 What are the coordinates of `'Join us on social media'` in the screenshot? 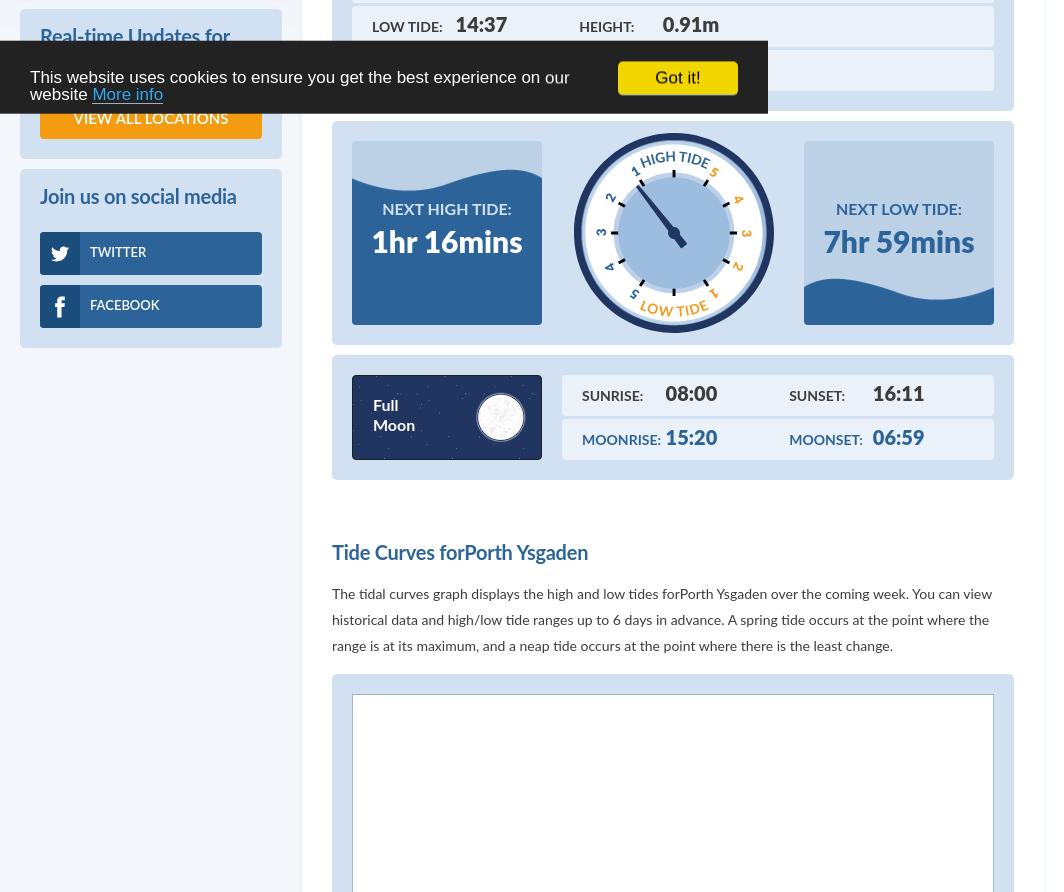 It's located at (40, 197).